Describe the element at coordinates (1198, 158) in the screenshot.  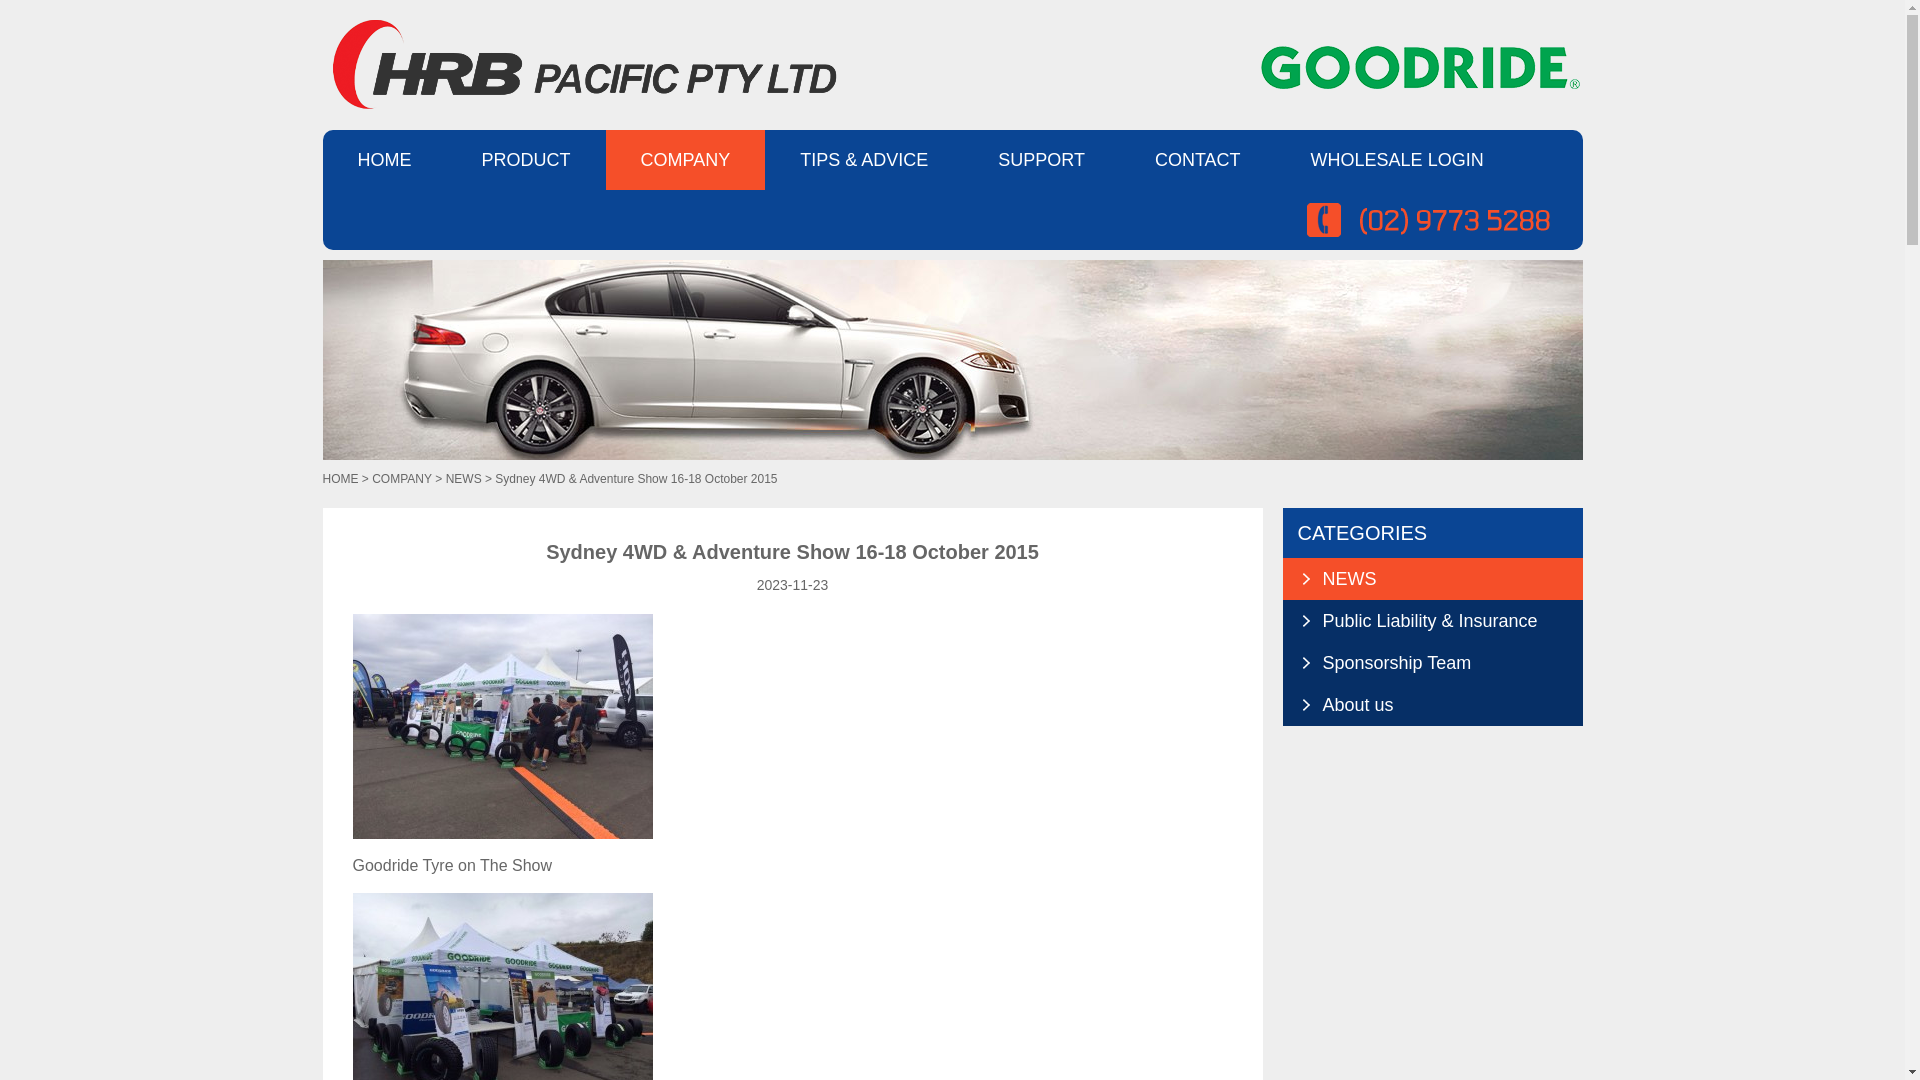
I see `'CONTACT'` at that location.